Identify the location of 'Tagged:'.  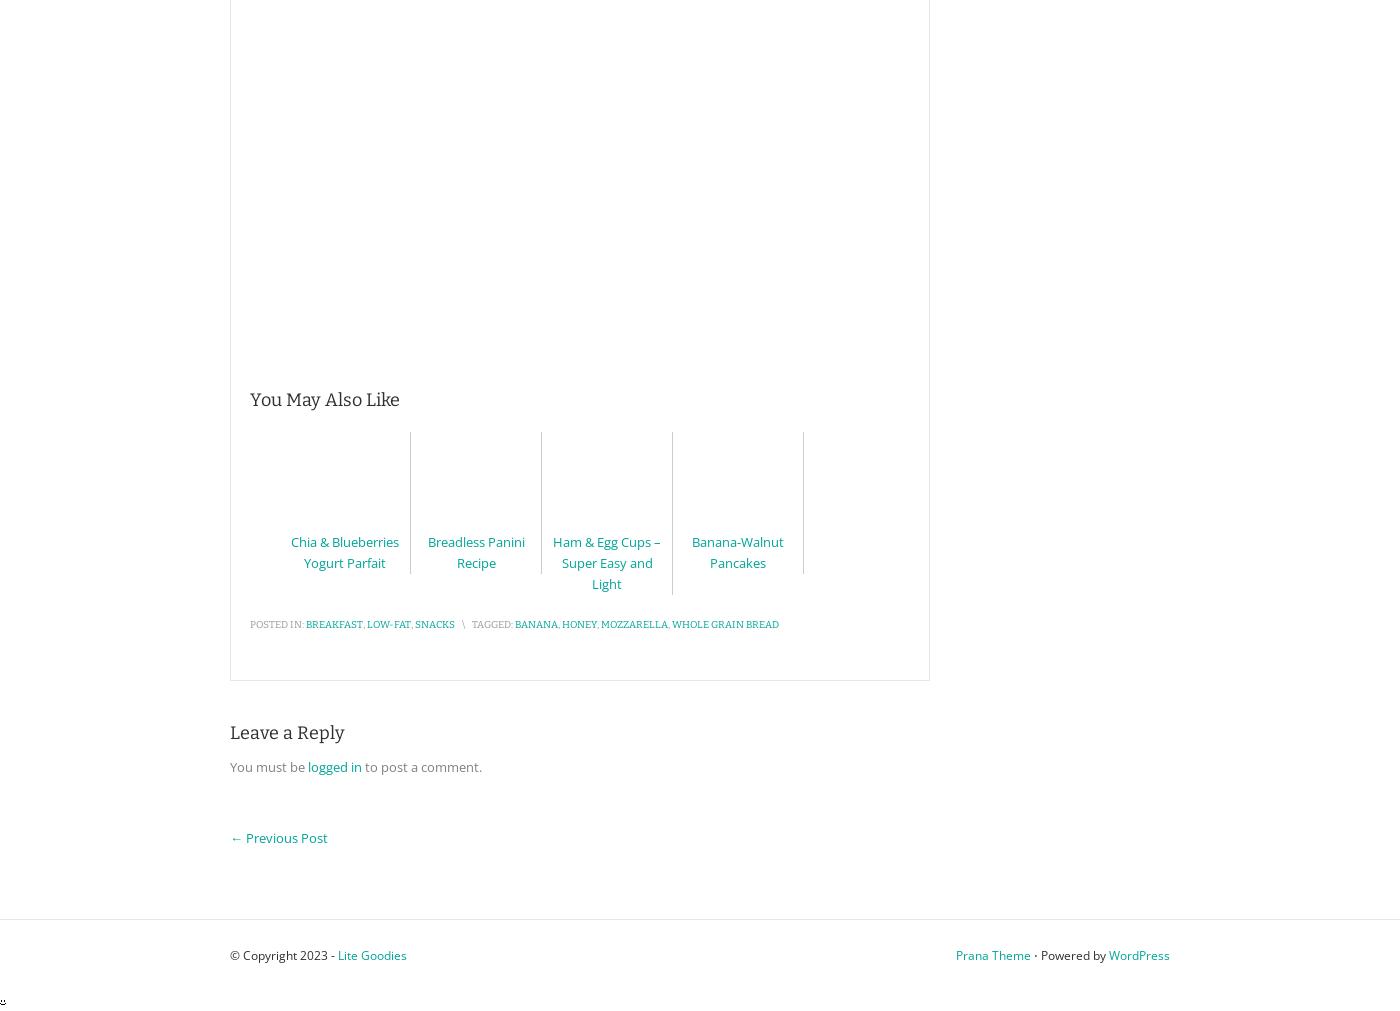
(492, 625).